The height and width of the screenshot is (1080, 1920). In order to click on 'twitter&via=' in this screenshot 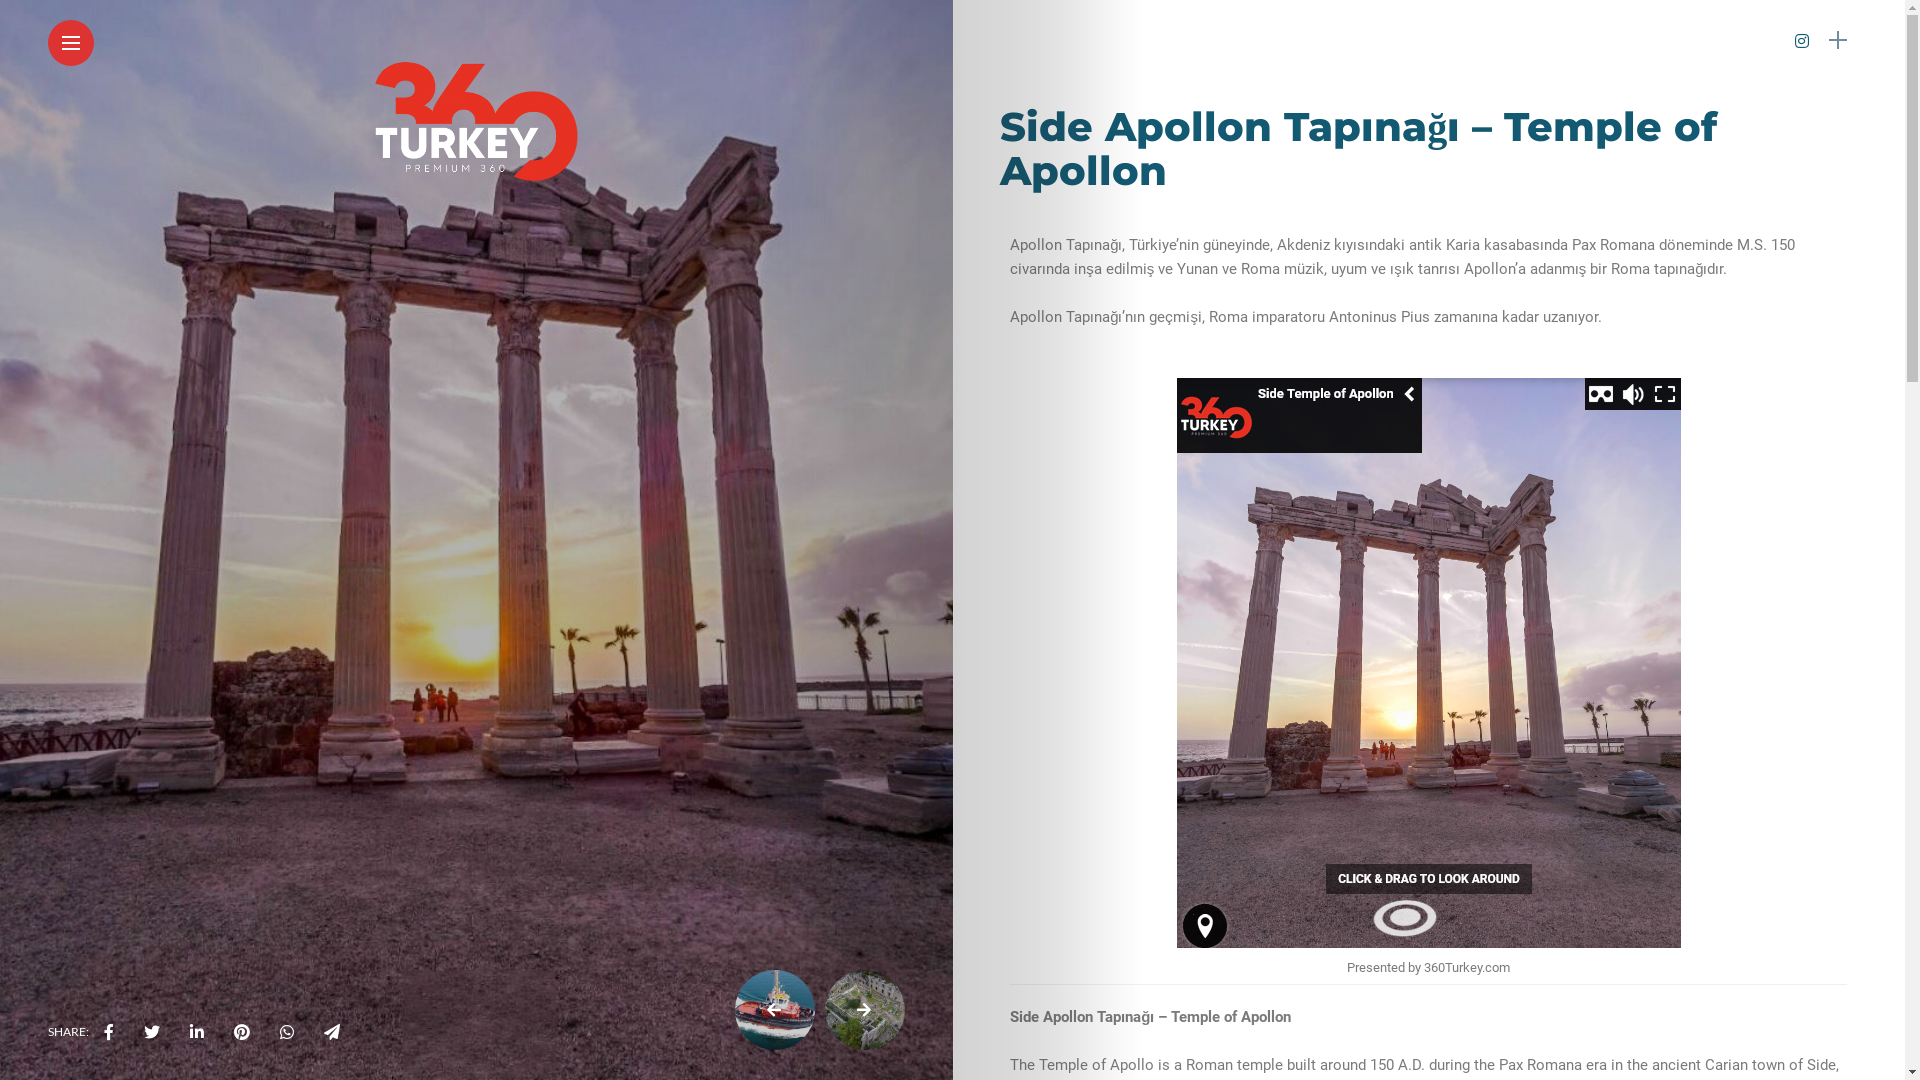, I will do `click(151, 1032)`.